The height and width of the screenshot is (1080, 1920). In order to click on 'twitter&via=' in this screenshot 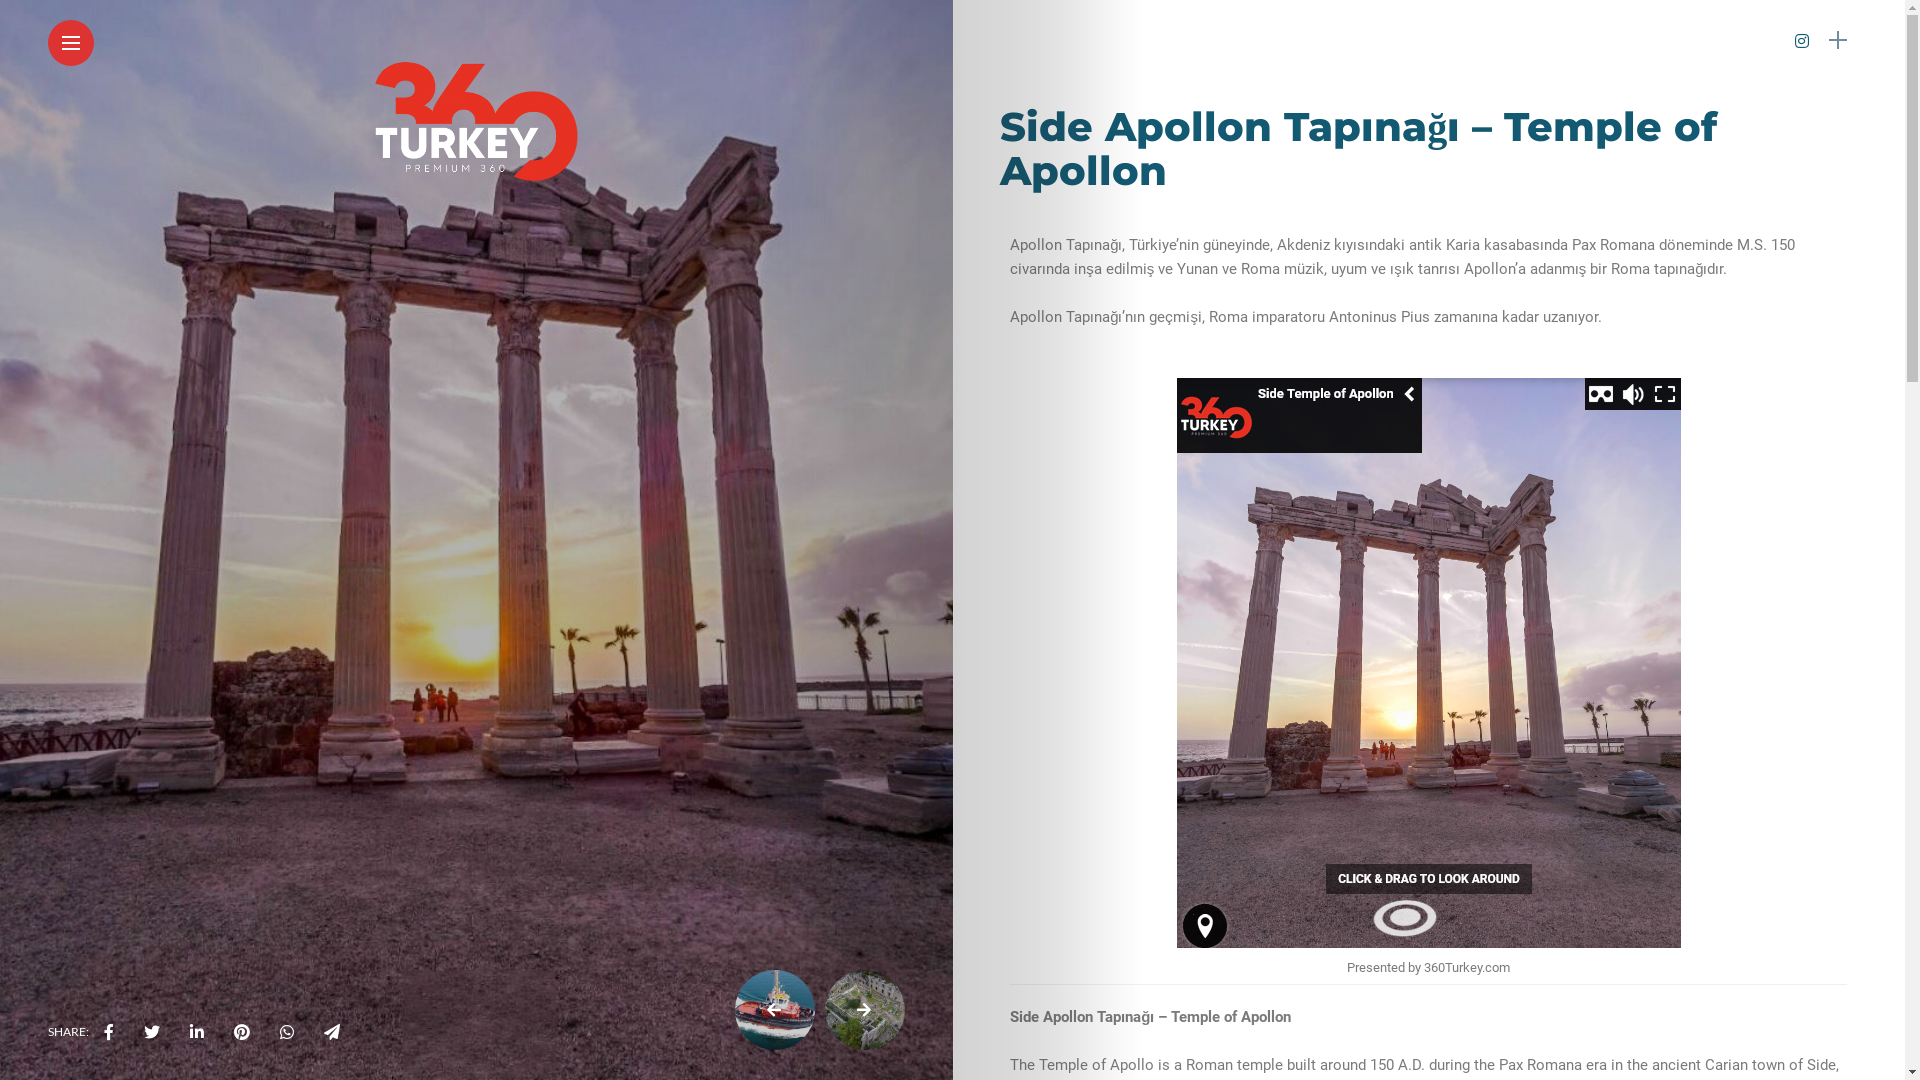, I will do `click(151, 1032)`.